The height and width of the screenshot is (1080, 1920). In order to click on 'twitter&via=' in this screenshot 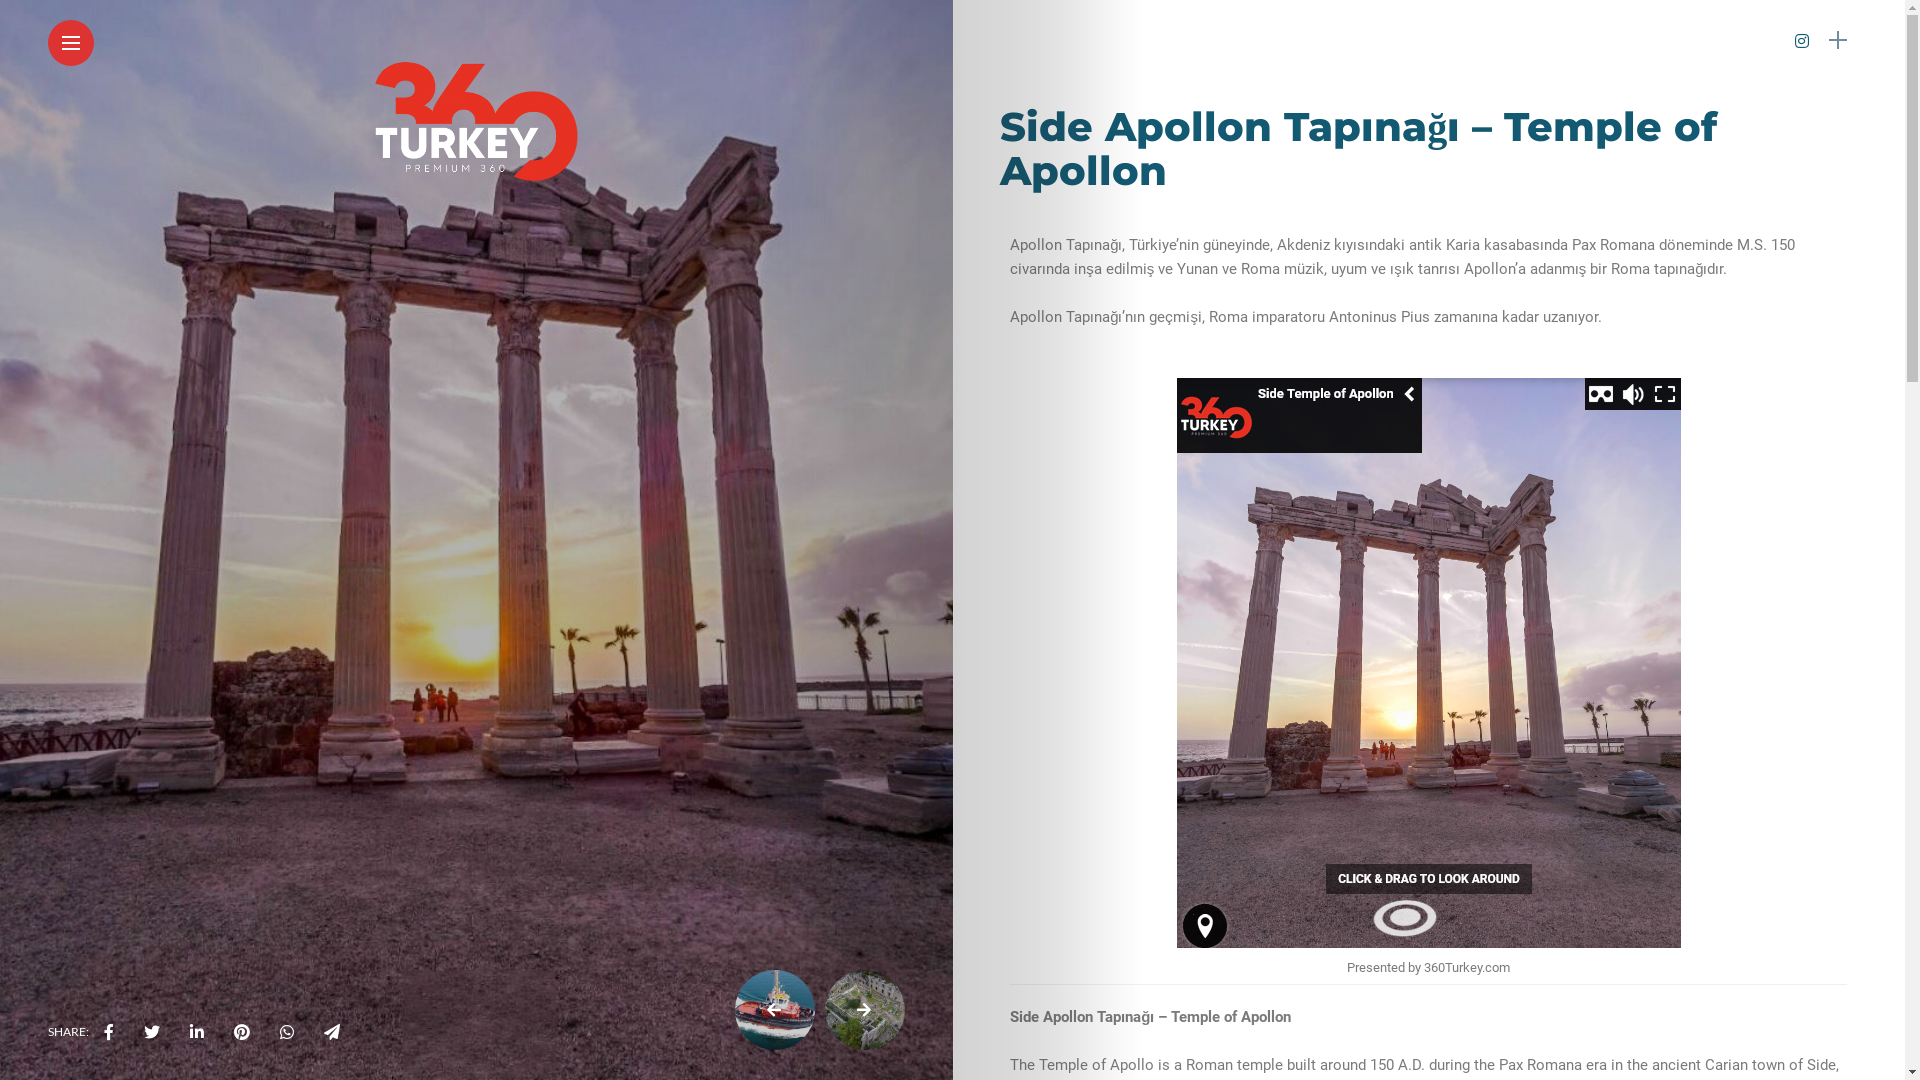, I will do `click(151, 1032)`.